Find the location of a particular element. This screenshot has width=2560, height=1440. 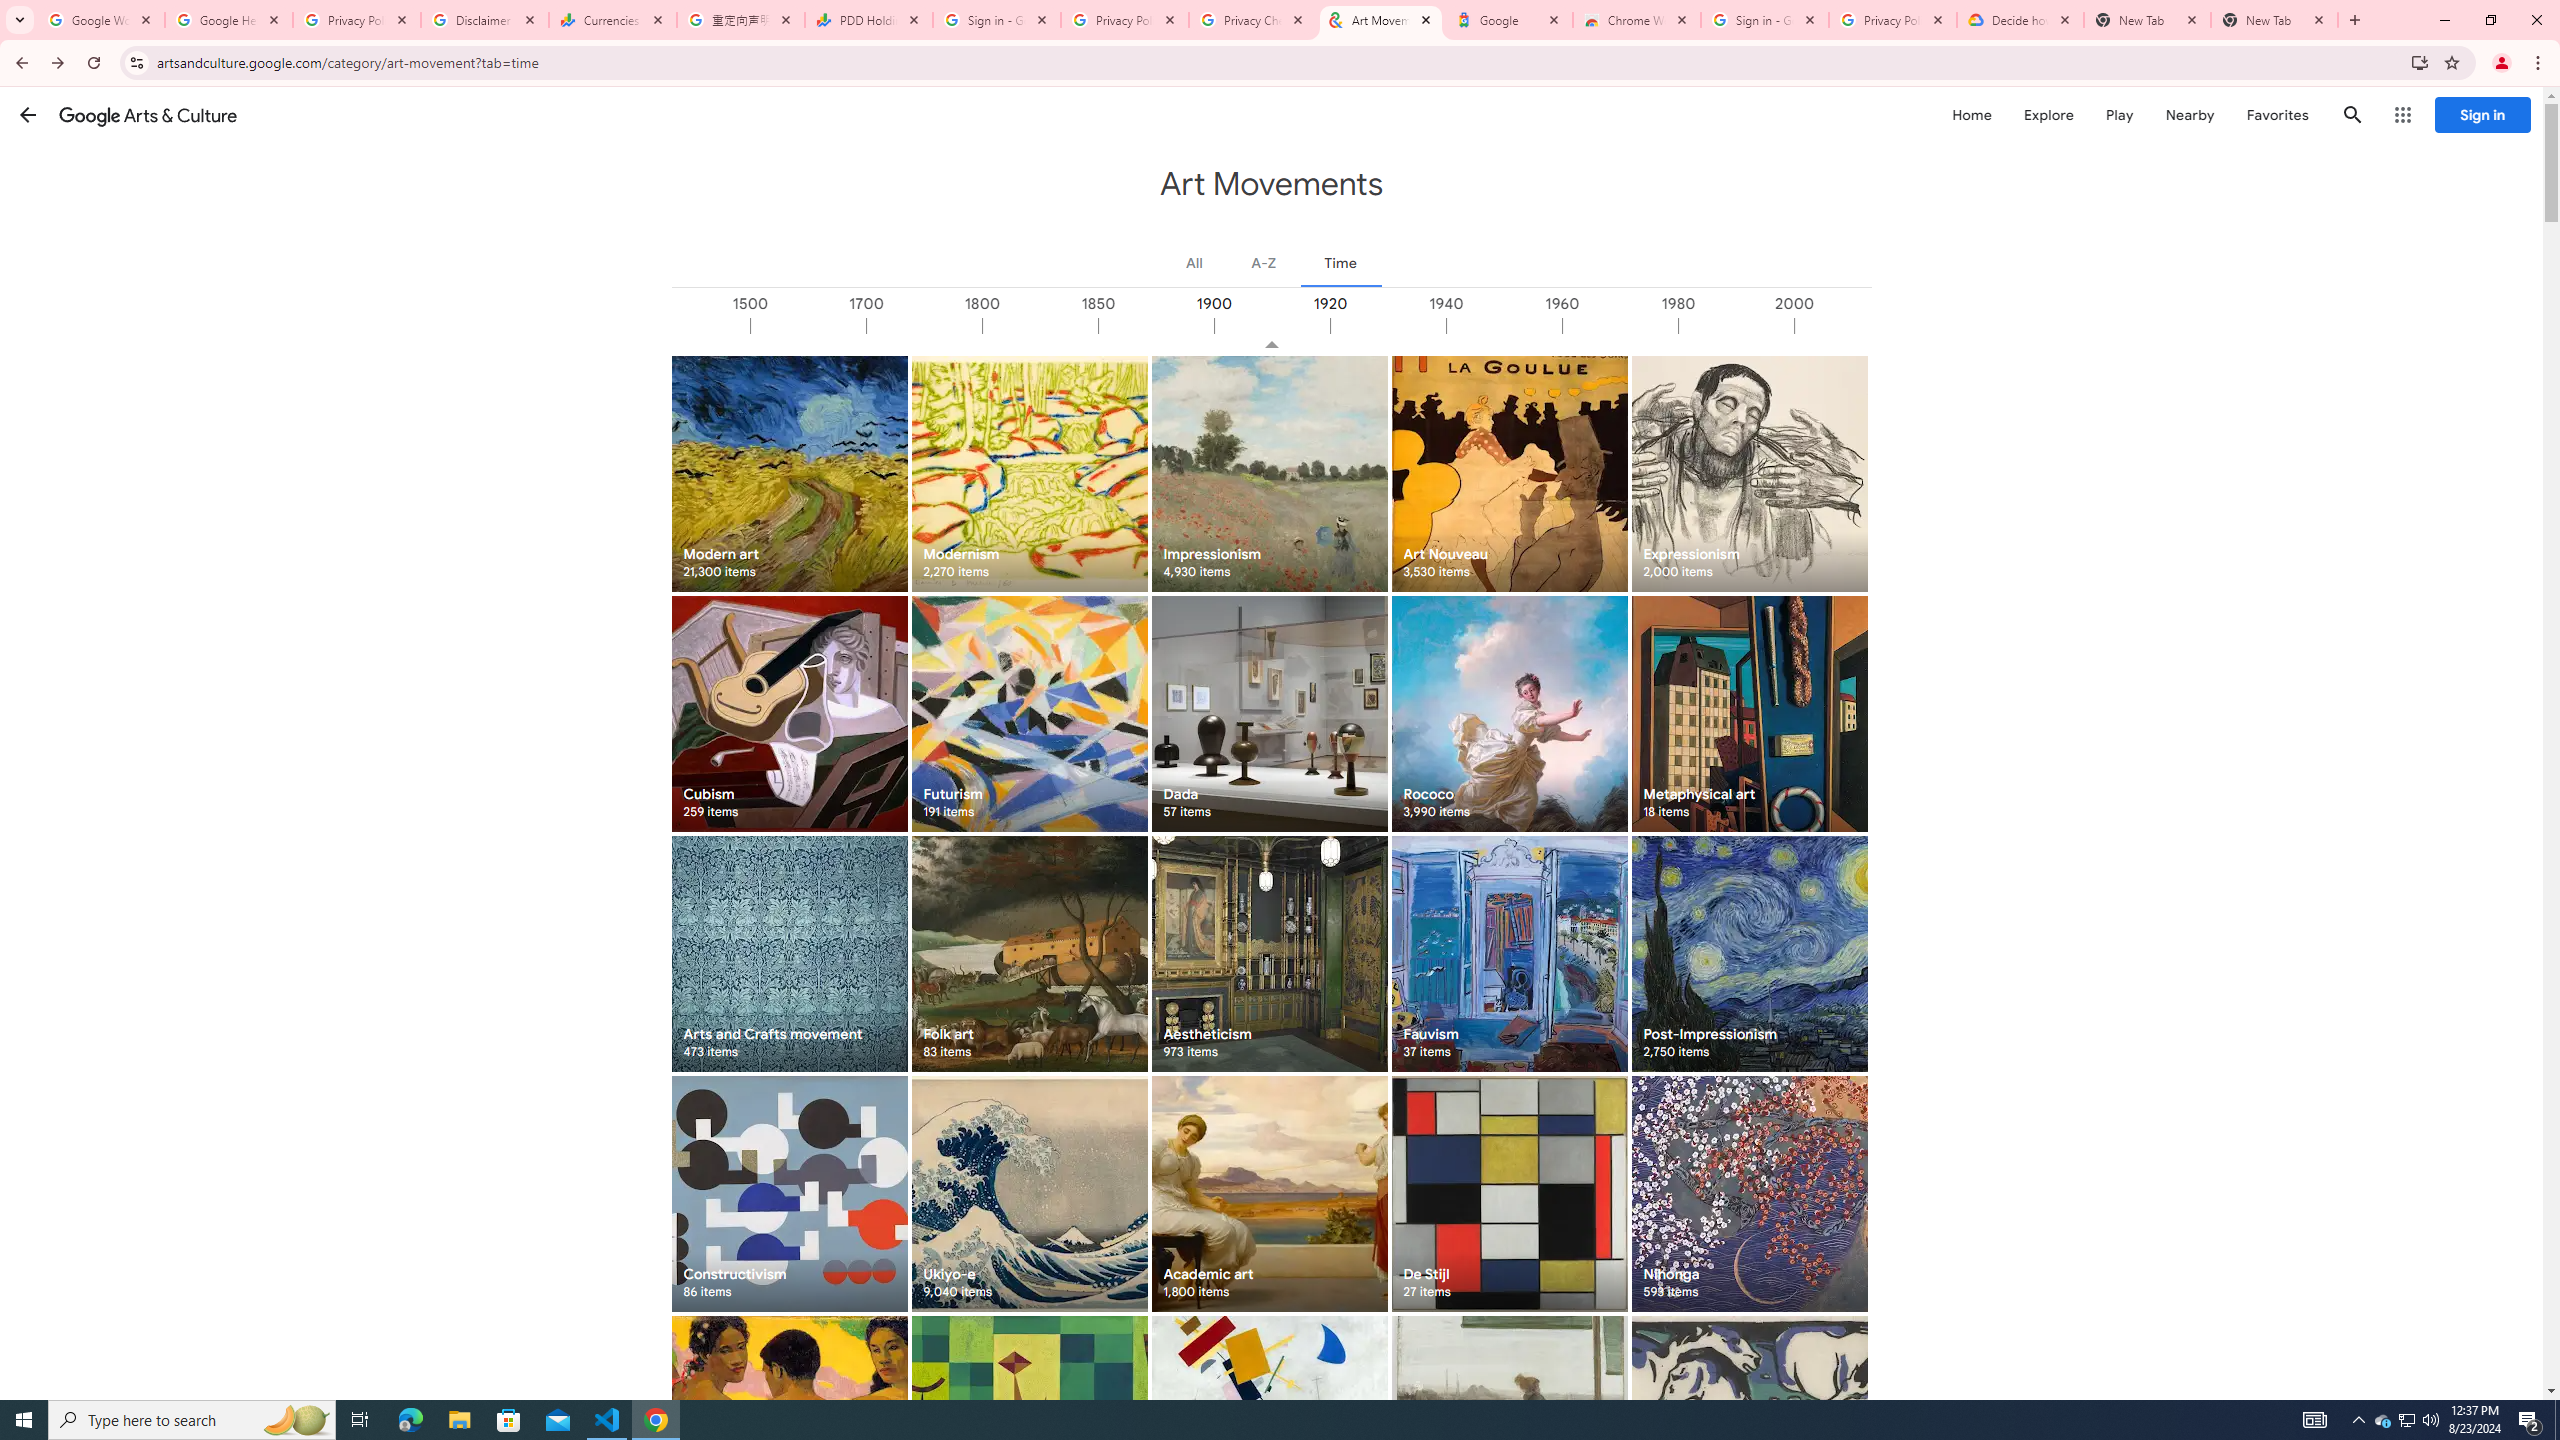

'A-Z' is located at coordinates (1263, 261).